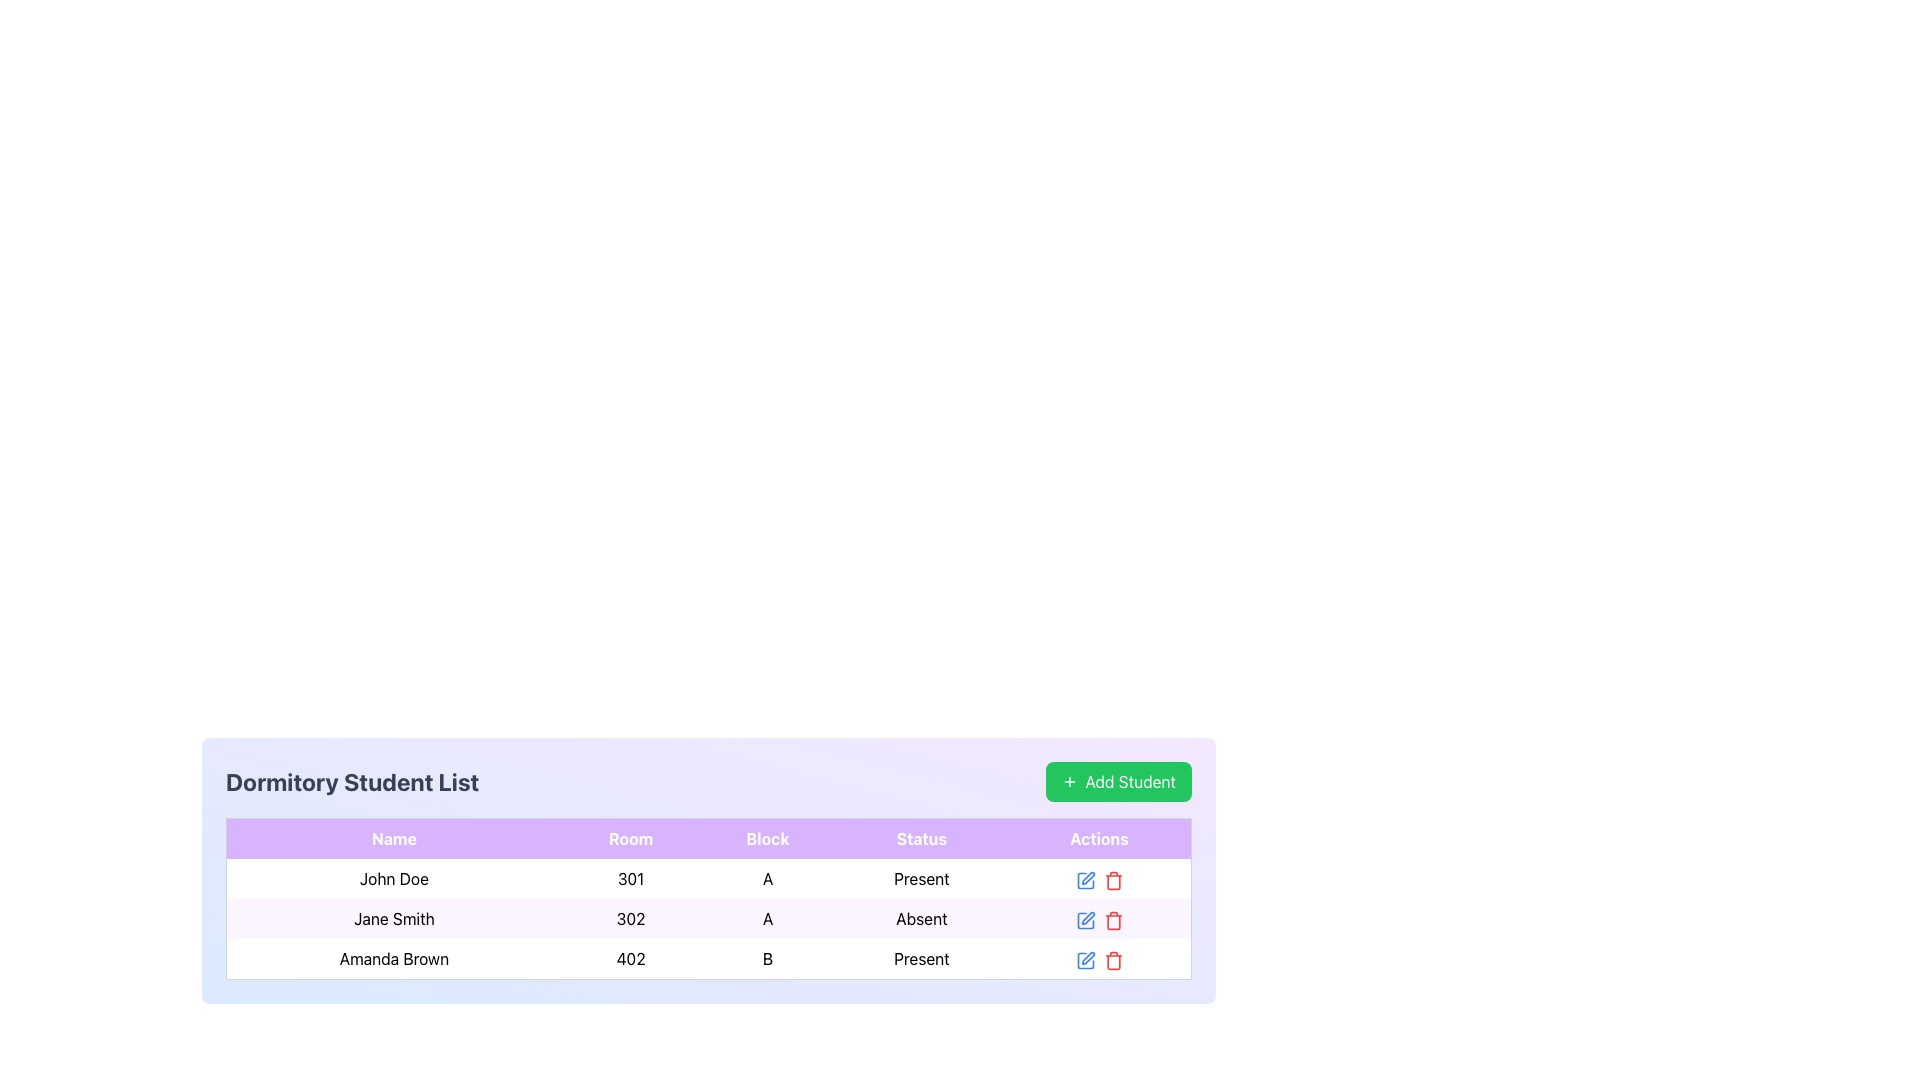 This screenshot has height=1080, width=1920. What do you see at coordinates (394, 958) in the screenshot?
I see `the text label displaying 'Amanda Brown' in the 'Dormitory Student List' section, which is located in the third row of the table` at bounding box center [394, 958].